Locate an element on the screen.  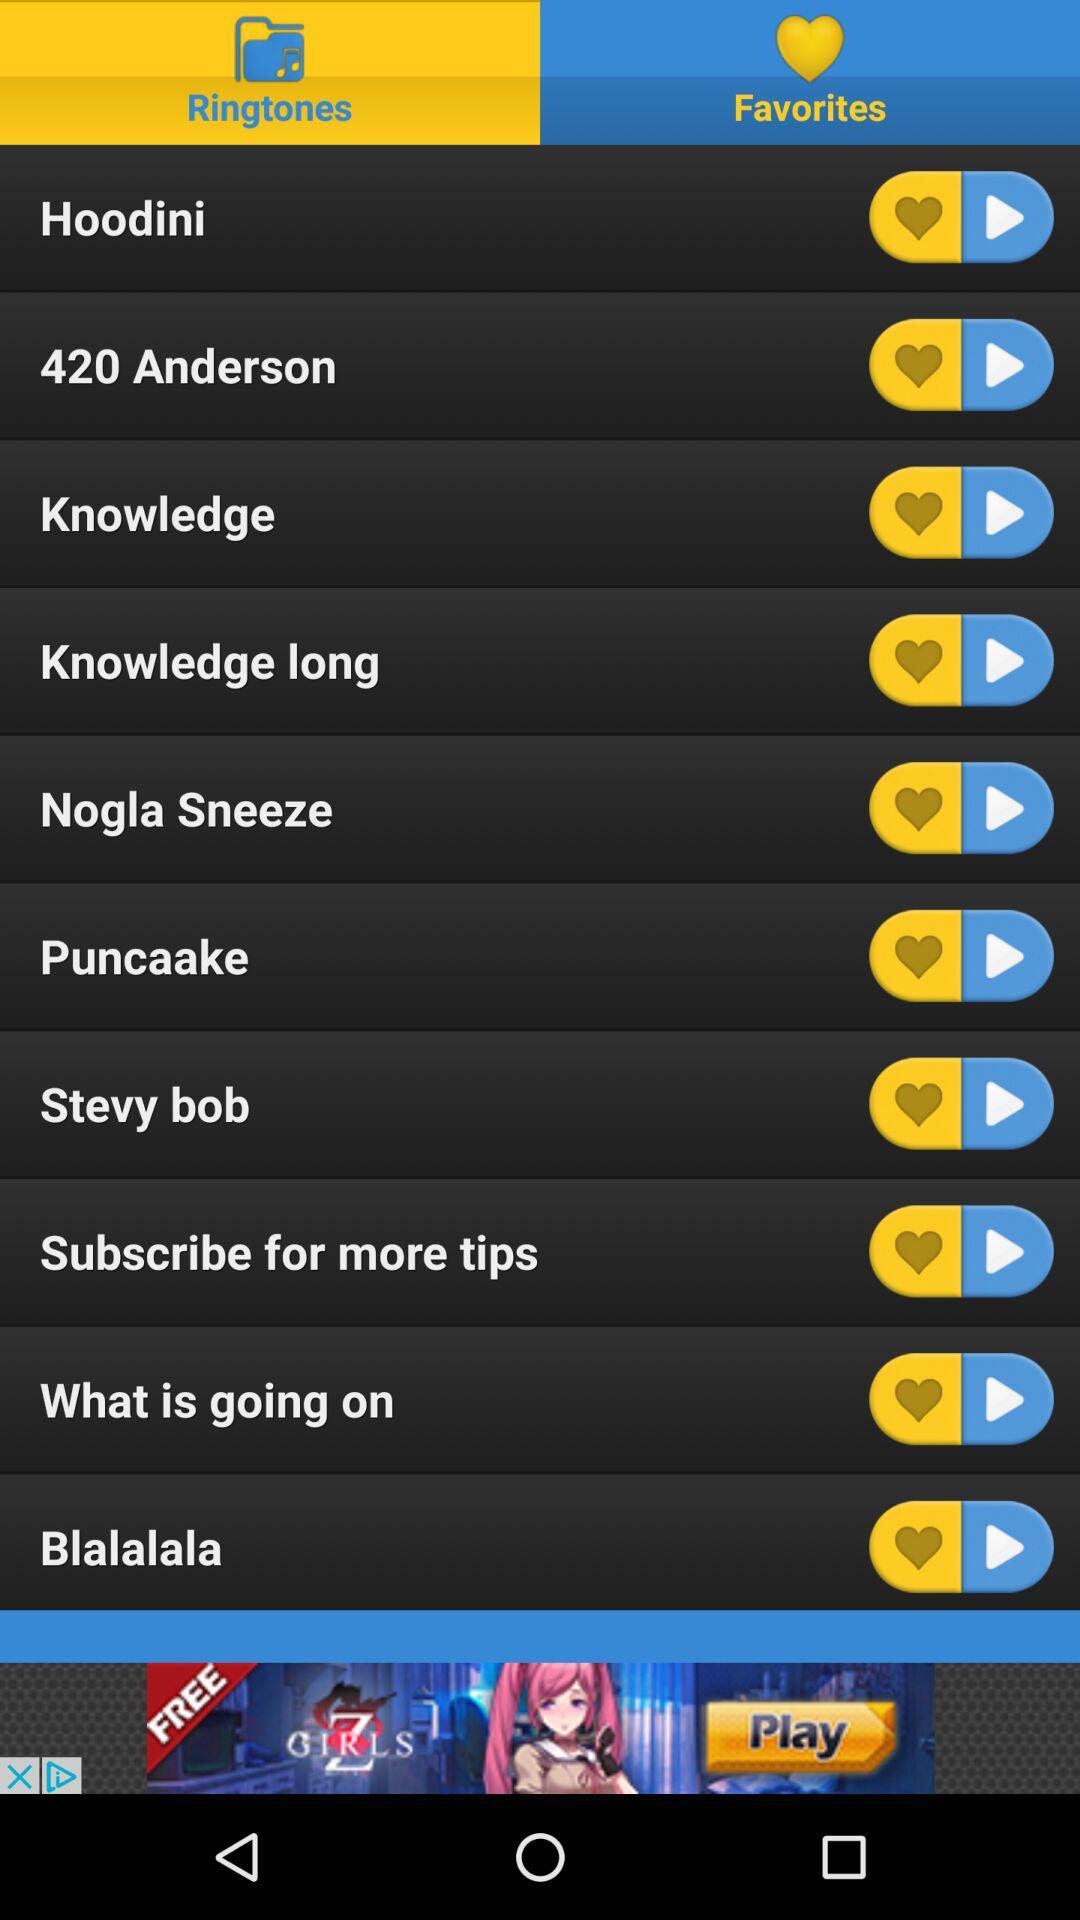
this track is located at coordinates (1007, 512).